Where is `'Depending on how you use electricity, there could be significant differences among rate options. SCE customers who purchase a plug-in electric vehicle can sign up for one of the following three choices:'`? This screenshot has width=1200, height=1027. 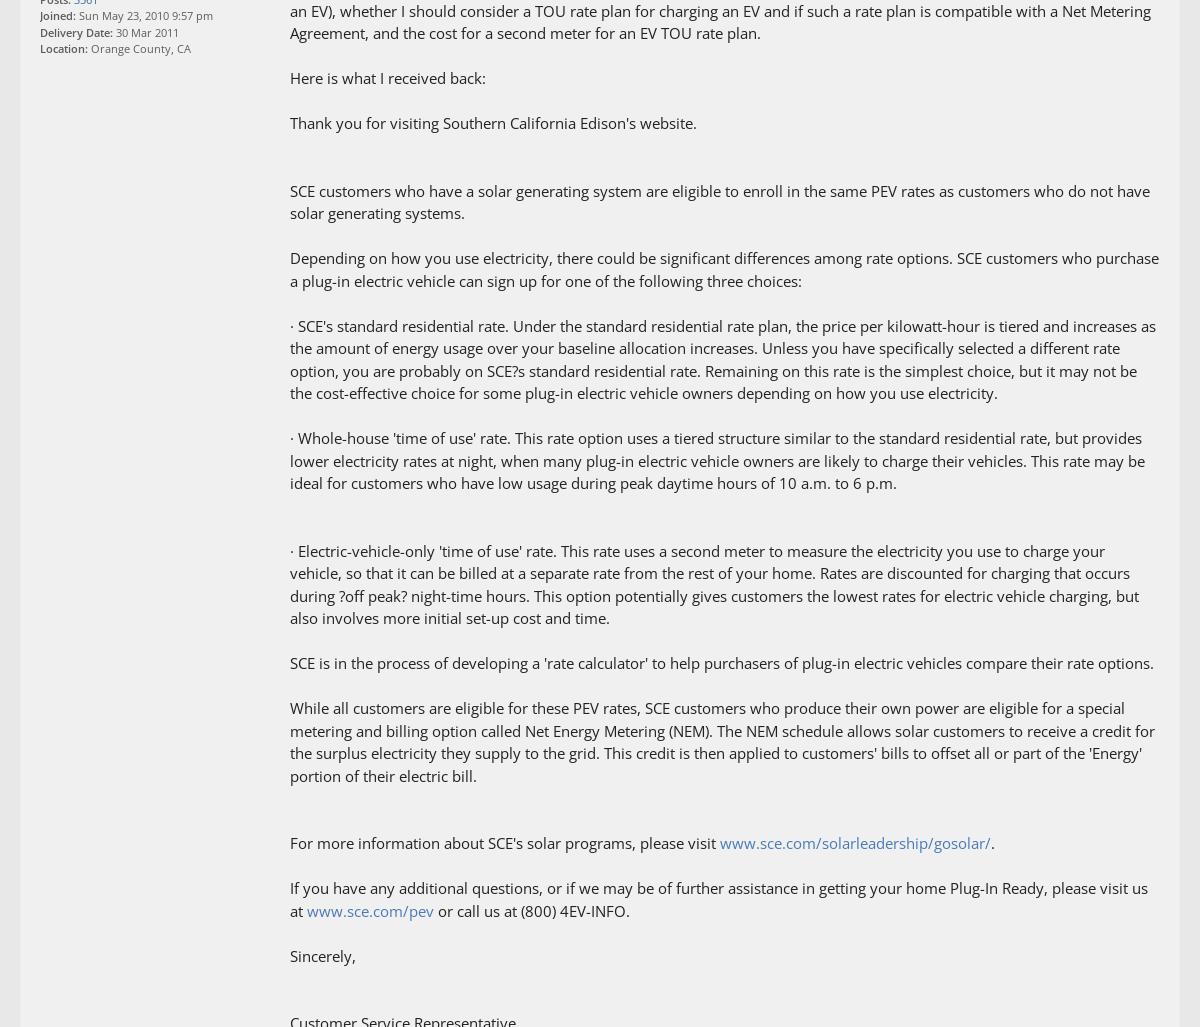
'Depending on how you use electricity, there could be significant differences among rate options. SCE customers who purchase a plug-in electric vehicle can sign up for one of the following three choices:' is located at coordinates (724, 268).